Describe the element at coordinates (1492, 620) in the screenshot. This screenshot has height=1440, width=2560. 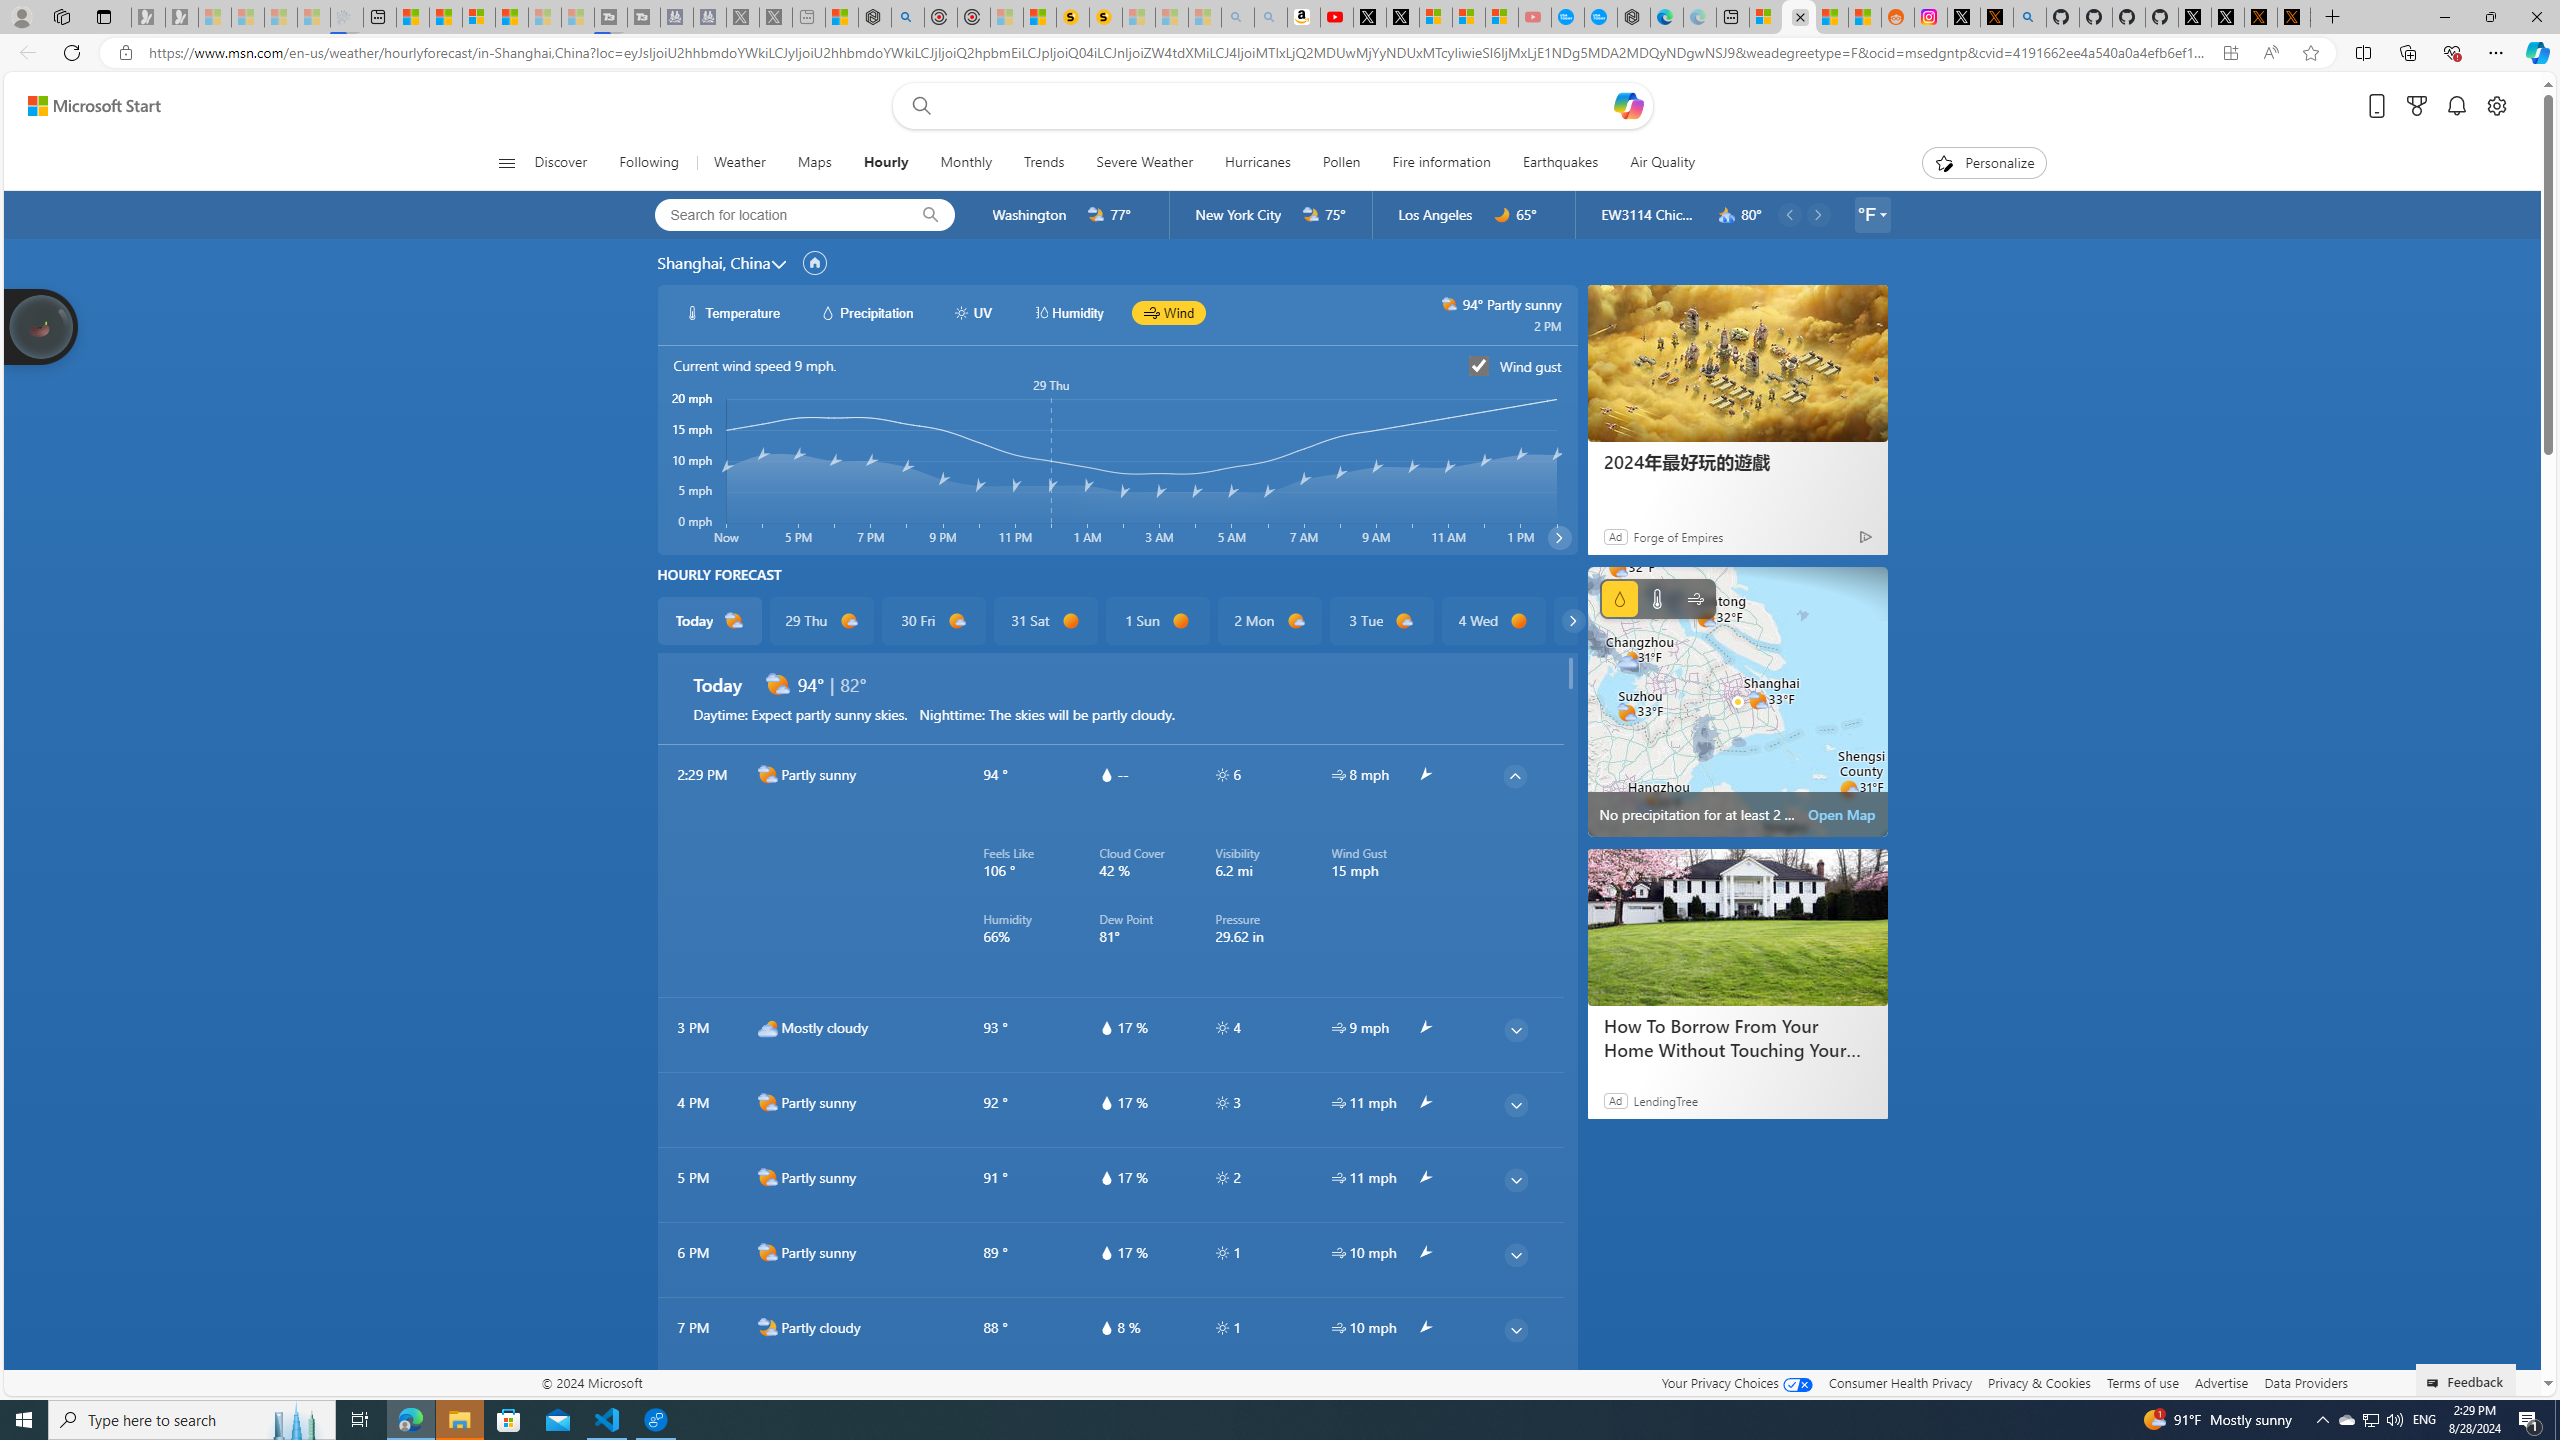
I see `'4 Wed d0000'` at that location.